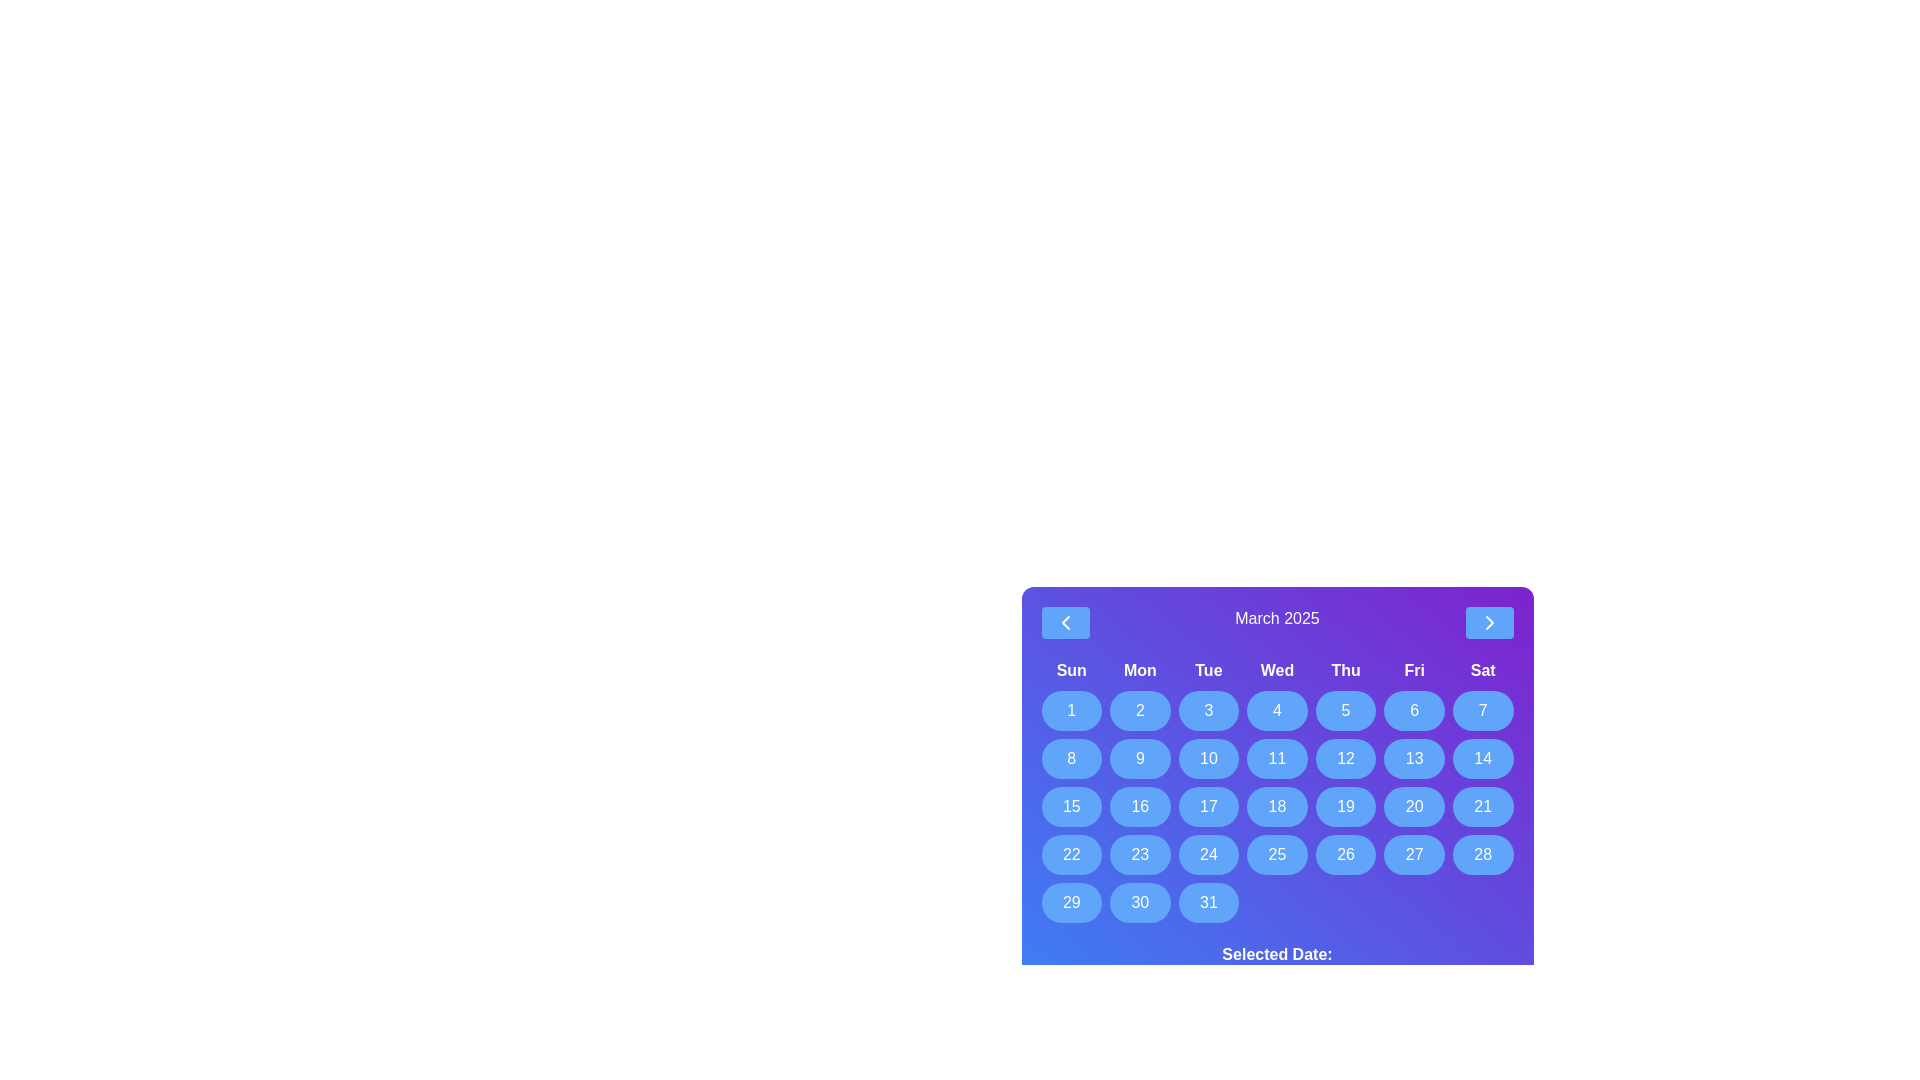 Image resolution: width=1920 pixels, height=1080 pixels. Describe the element at coordinates (1070, 902) in the screenshot. I see `the button representing the 29th day` at that location.